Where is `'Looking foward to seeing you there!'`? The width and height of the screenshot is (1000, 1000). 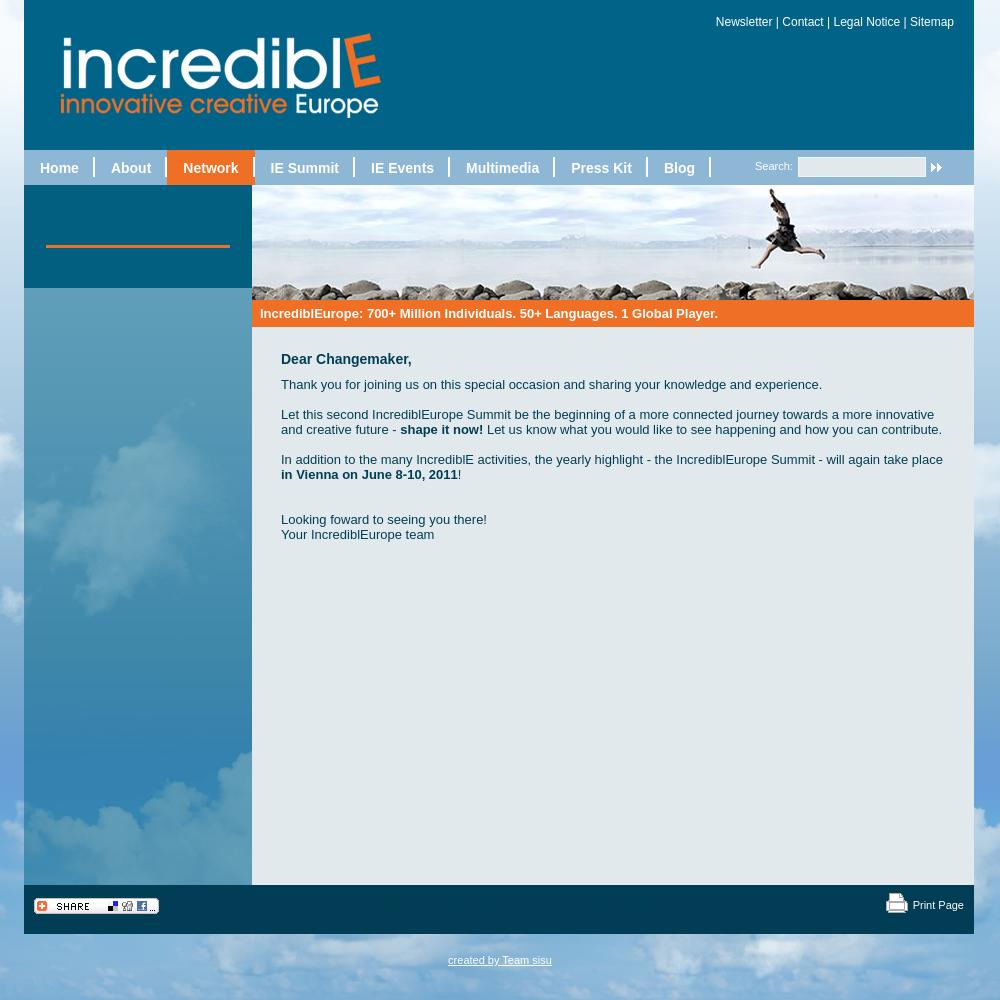
'Looking foward to seeing you there!' is located at coordinates (383, 518).